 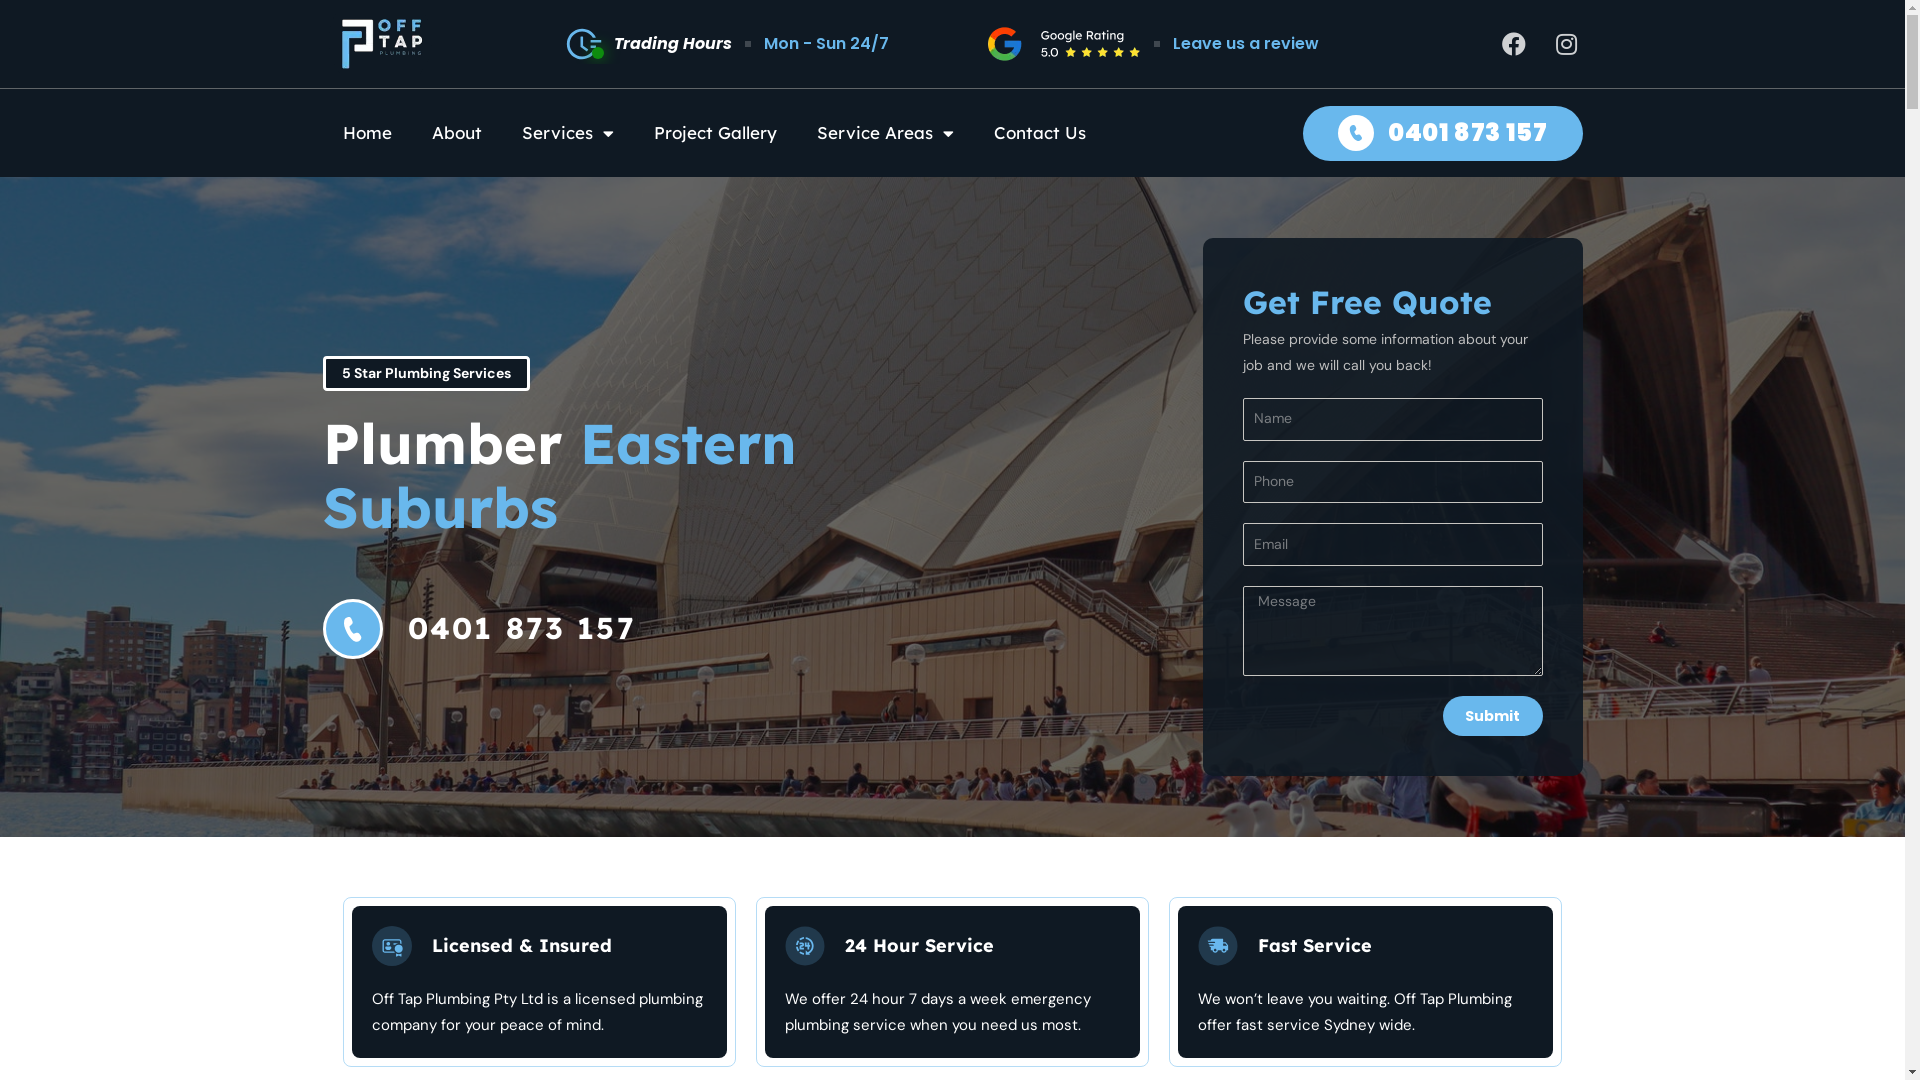 I want to click on 'Contact Us', so click(x=974, y=132).